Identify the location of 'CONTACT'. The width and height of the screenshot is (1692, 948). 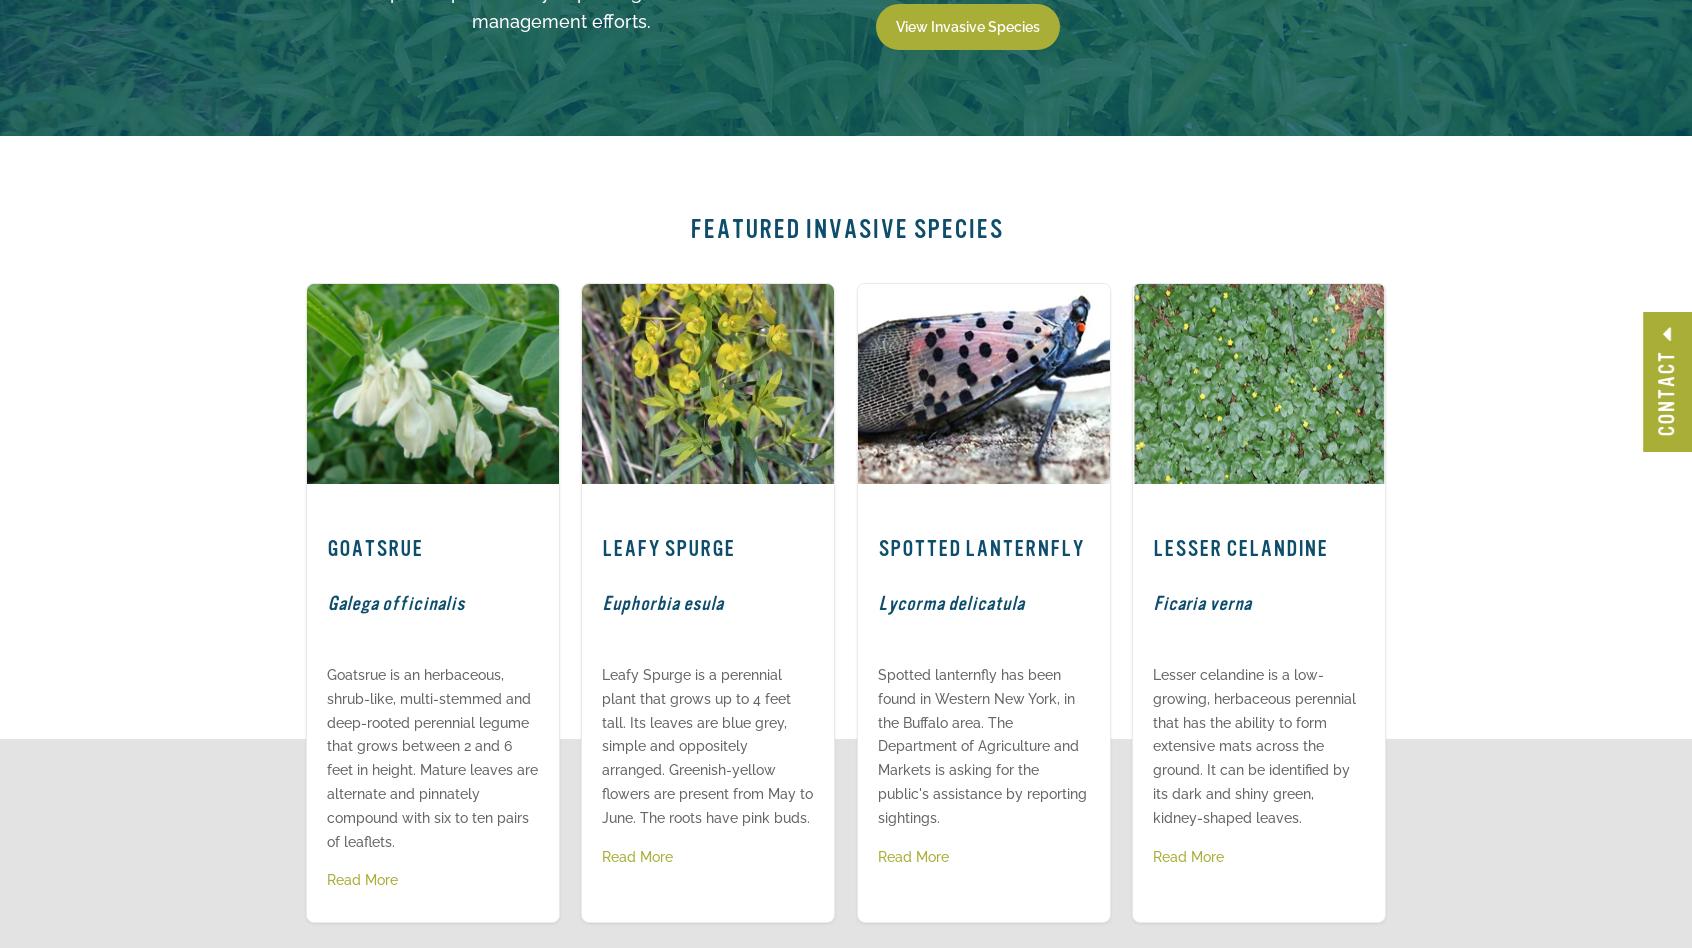
(1666, 392).